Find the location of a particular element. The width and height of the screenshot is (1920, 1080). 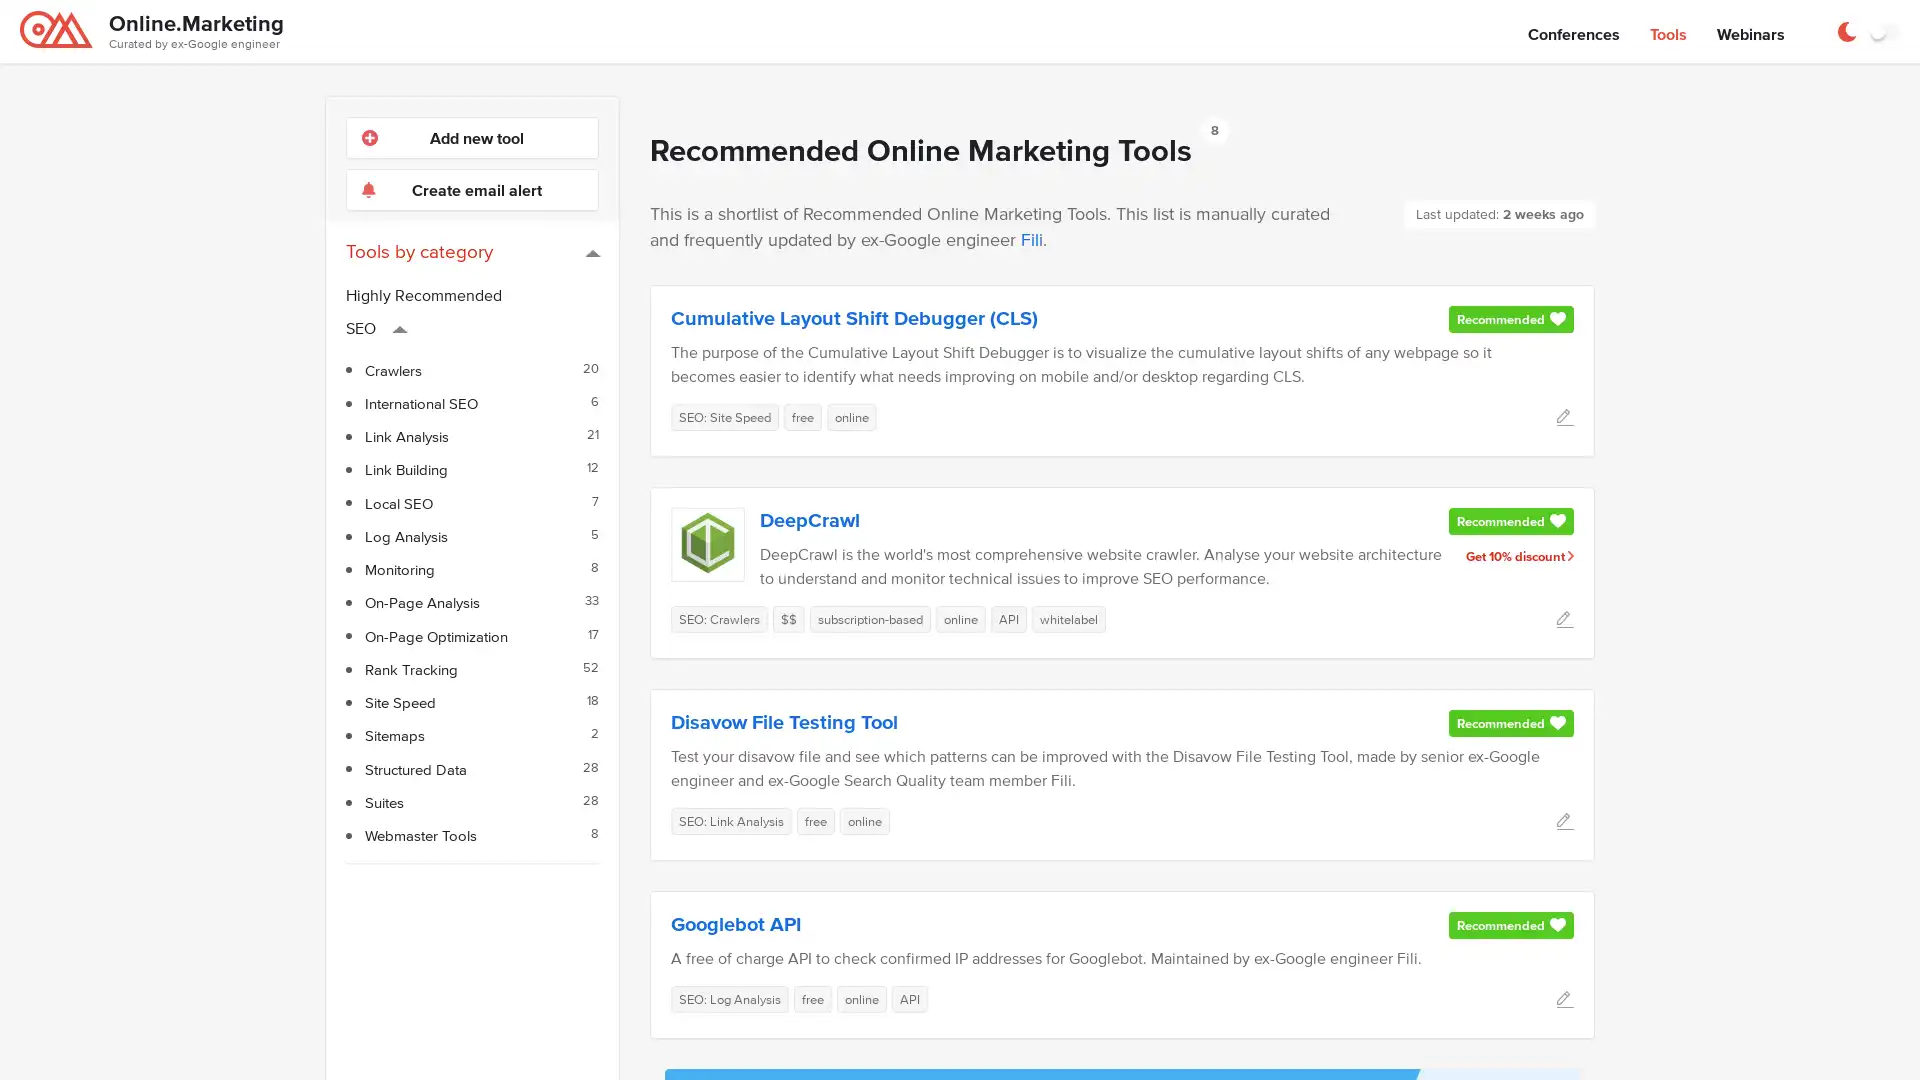

free is located at coordinates (812, 998).